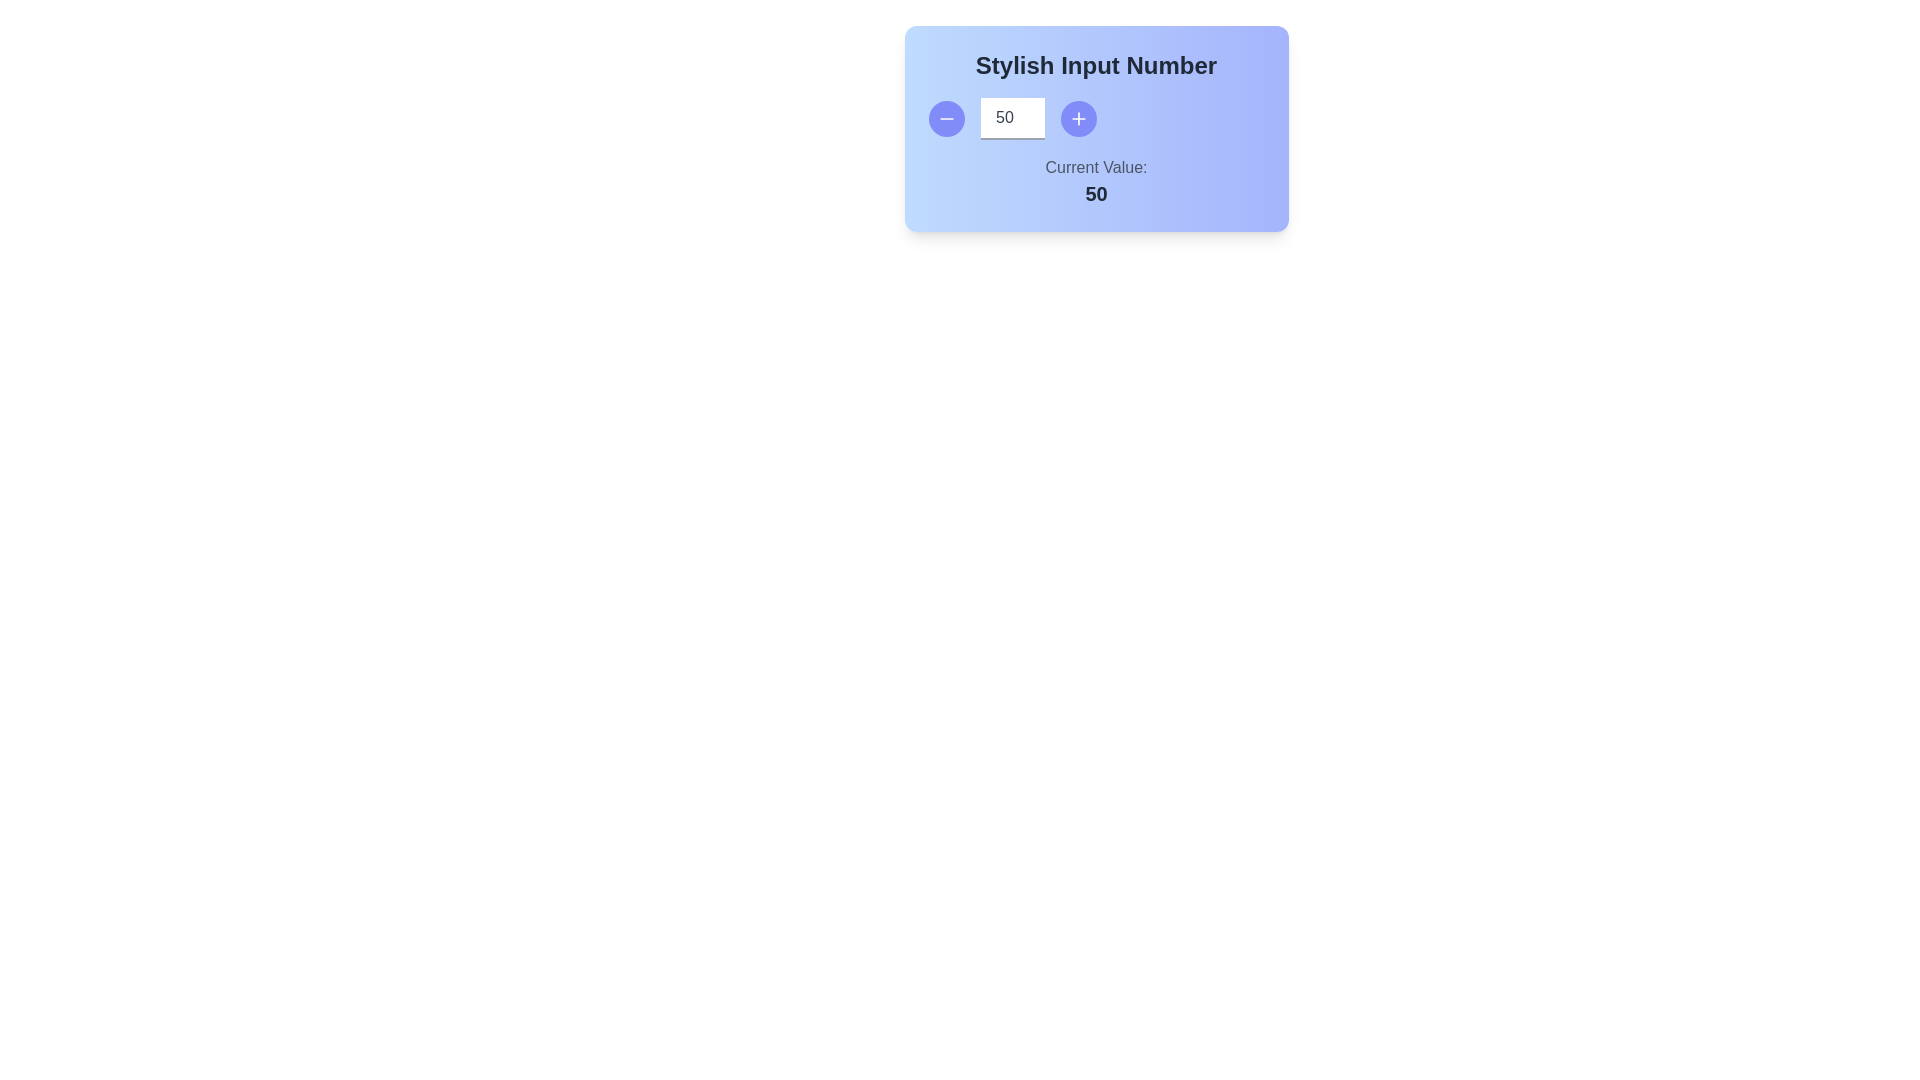 This screenshot has height=1080, width=1920. Describe the element at coordinates (1077, 119) in the screenshot. I see `the circular button with an indigo background containing a centered 'plus' icon to increment the value next to the input box labeled '50'` at that location.